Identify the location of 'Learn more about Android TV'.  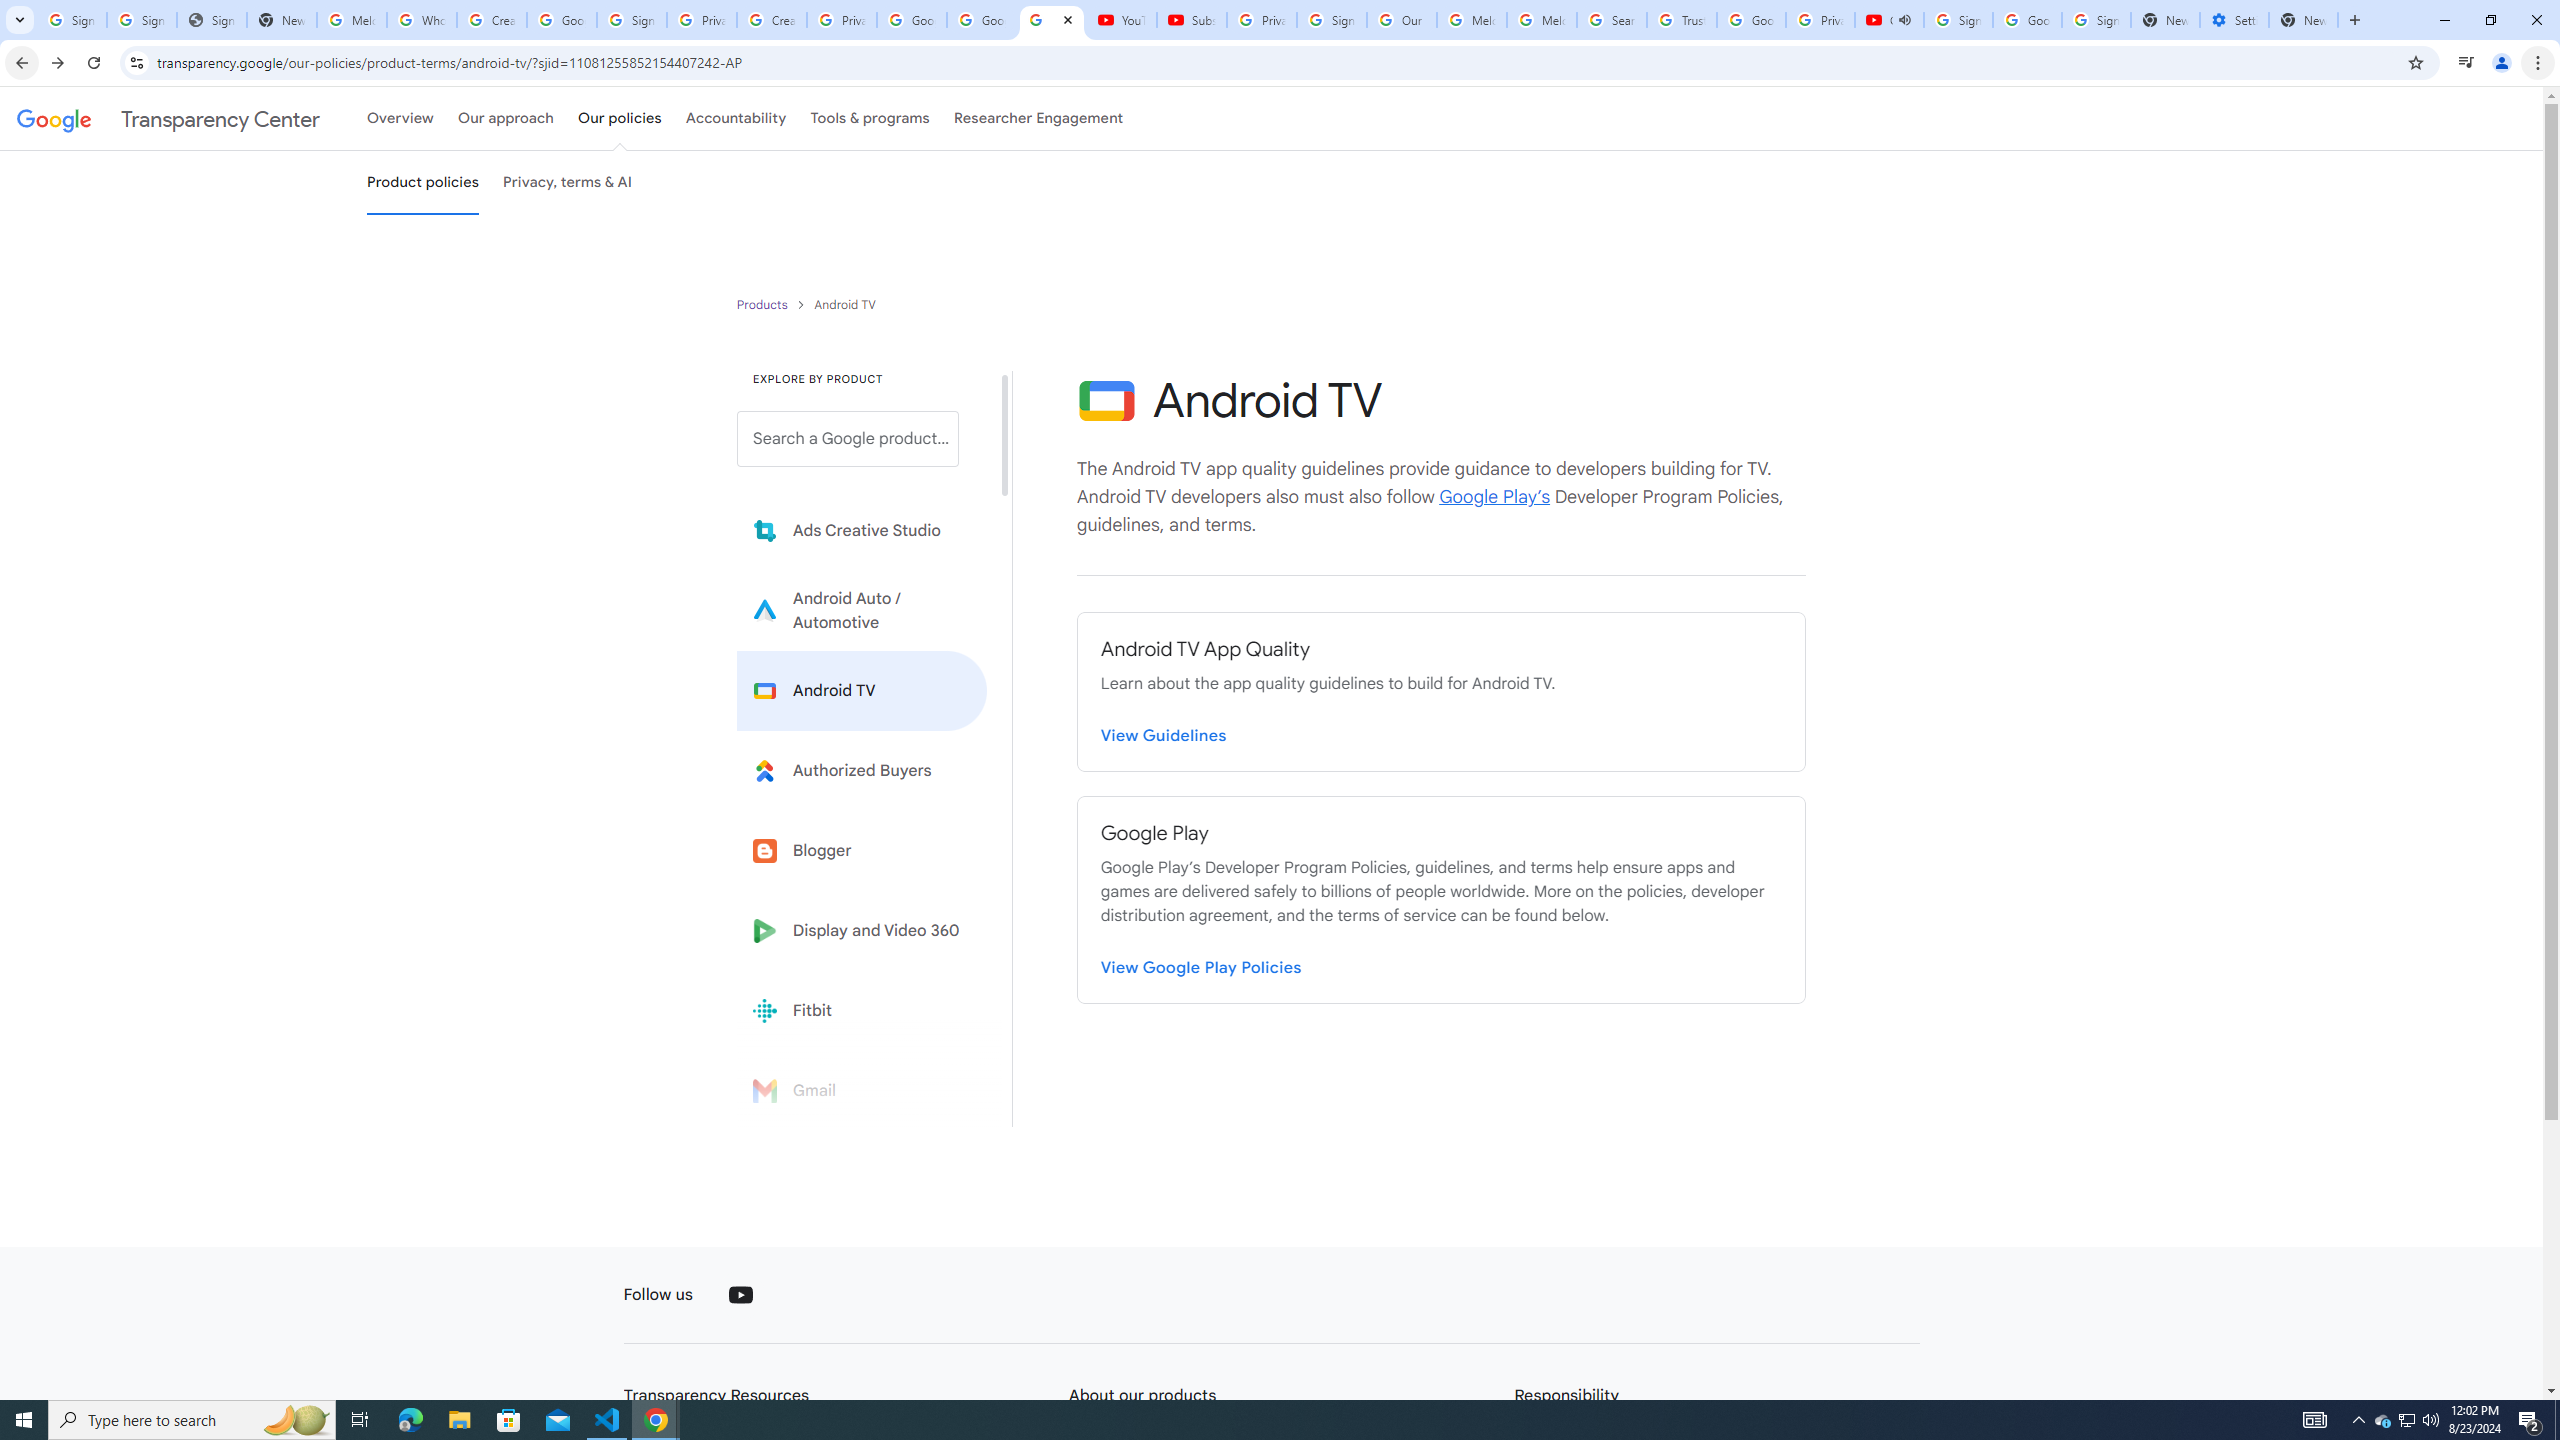
(861, 690).